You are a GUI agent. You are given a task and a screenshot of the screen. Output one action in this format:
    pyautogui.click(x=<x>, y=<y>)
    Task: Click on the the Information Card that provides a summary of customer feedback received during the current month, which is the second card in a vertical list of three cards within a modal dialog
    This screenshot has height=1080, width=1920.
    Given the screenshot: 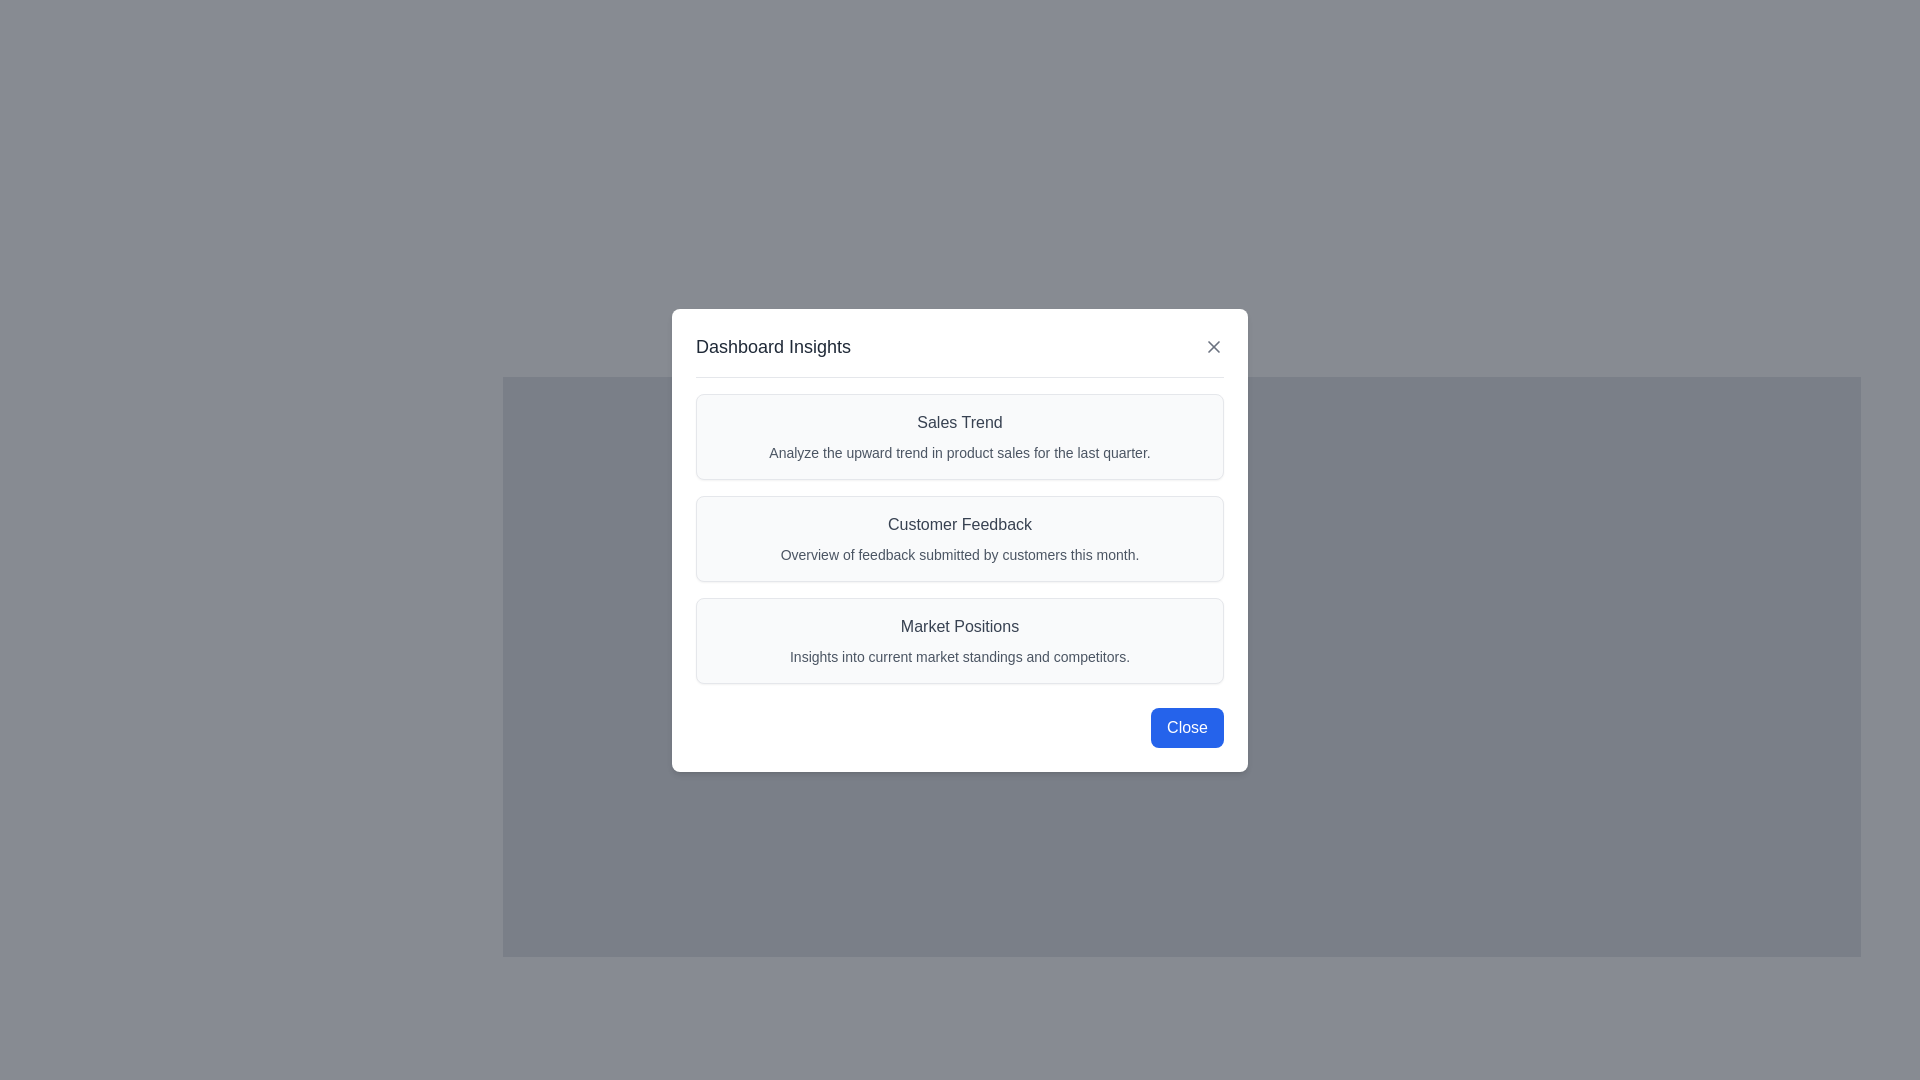 What is the action you would take?
    pyautogui.click(x=960, y=540)
    